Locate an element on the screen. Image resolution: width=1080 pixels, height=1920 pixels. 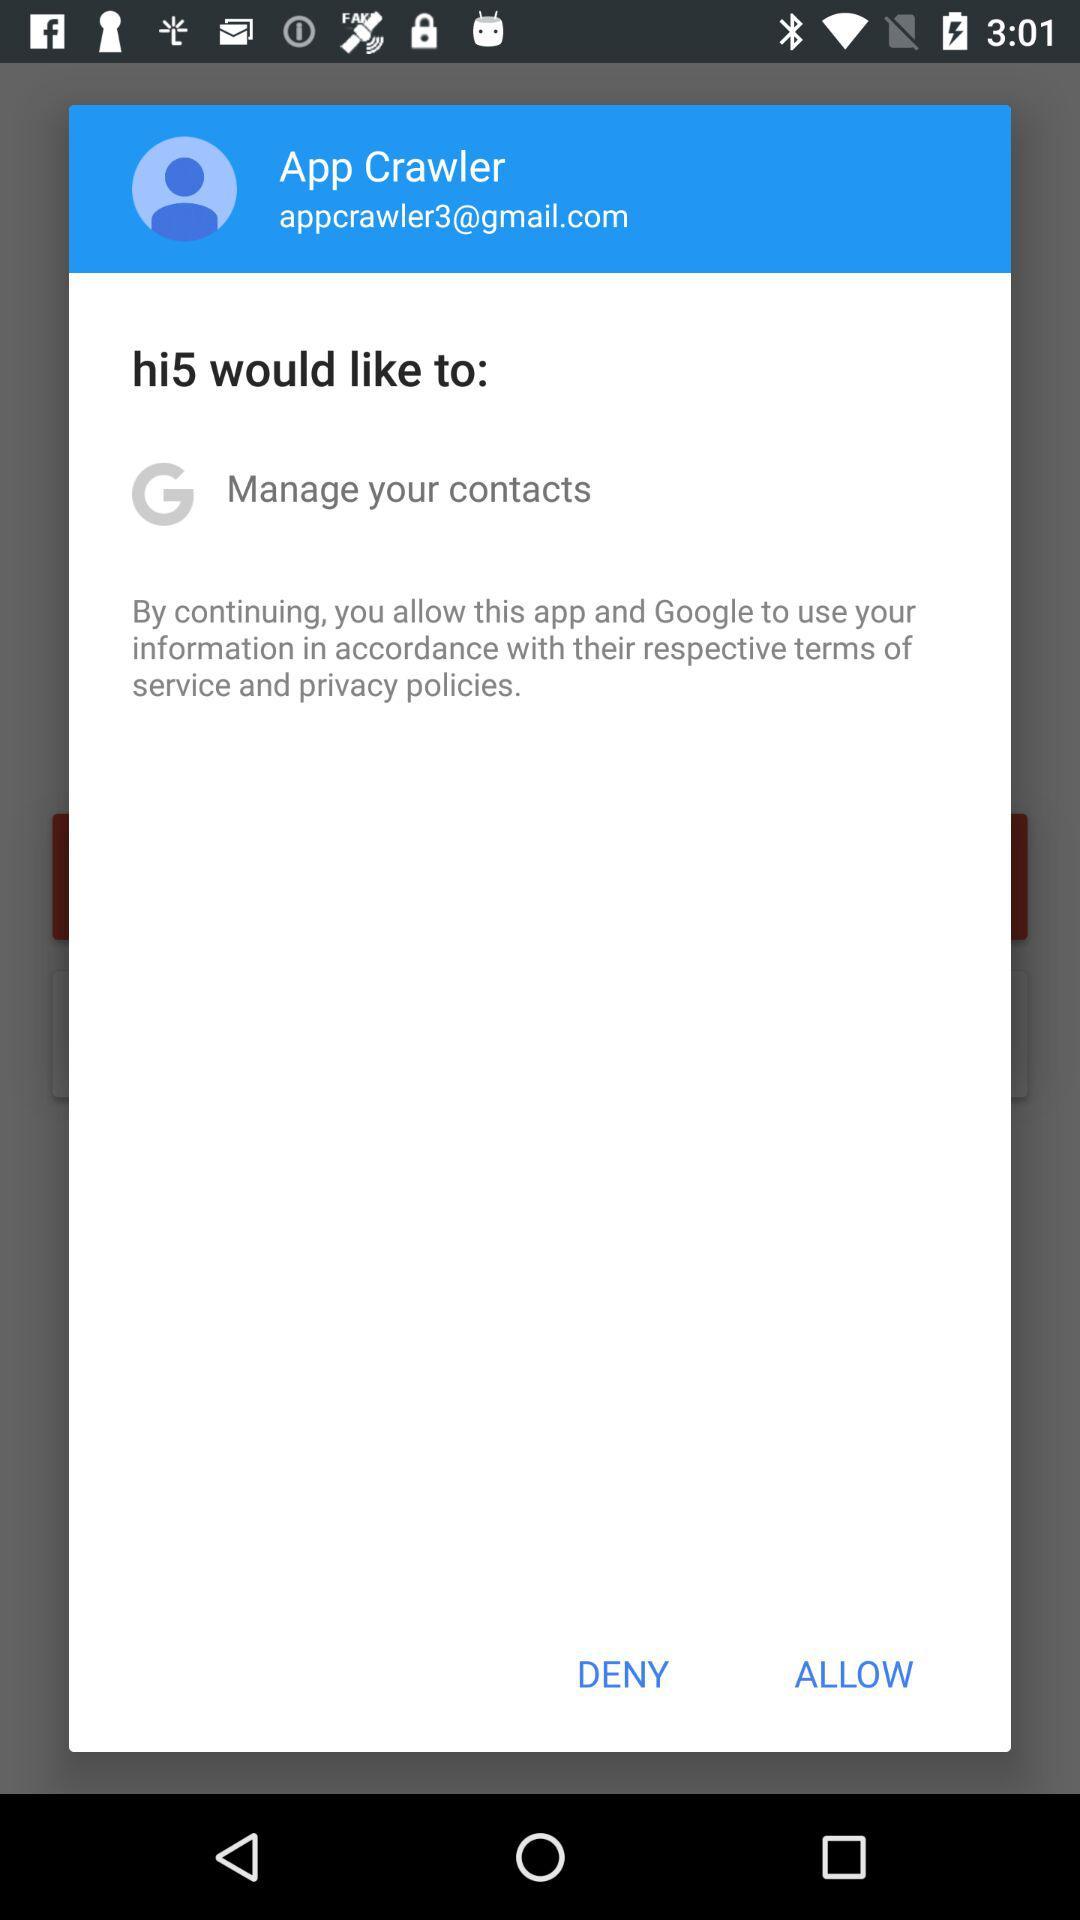
the item next to allow item is located at coordinates (621, 1673).